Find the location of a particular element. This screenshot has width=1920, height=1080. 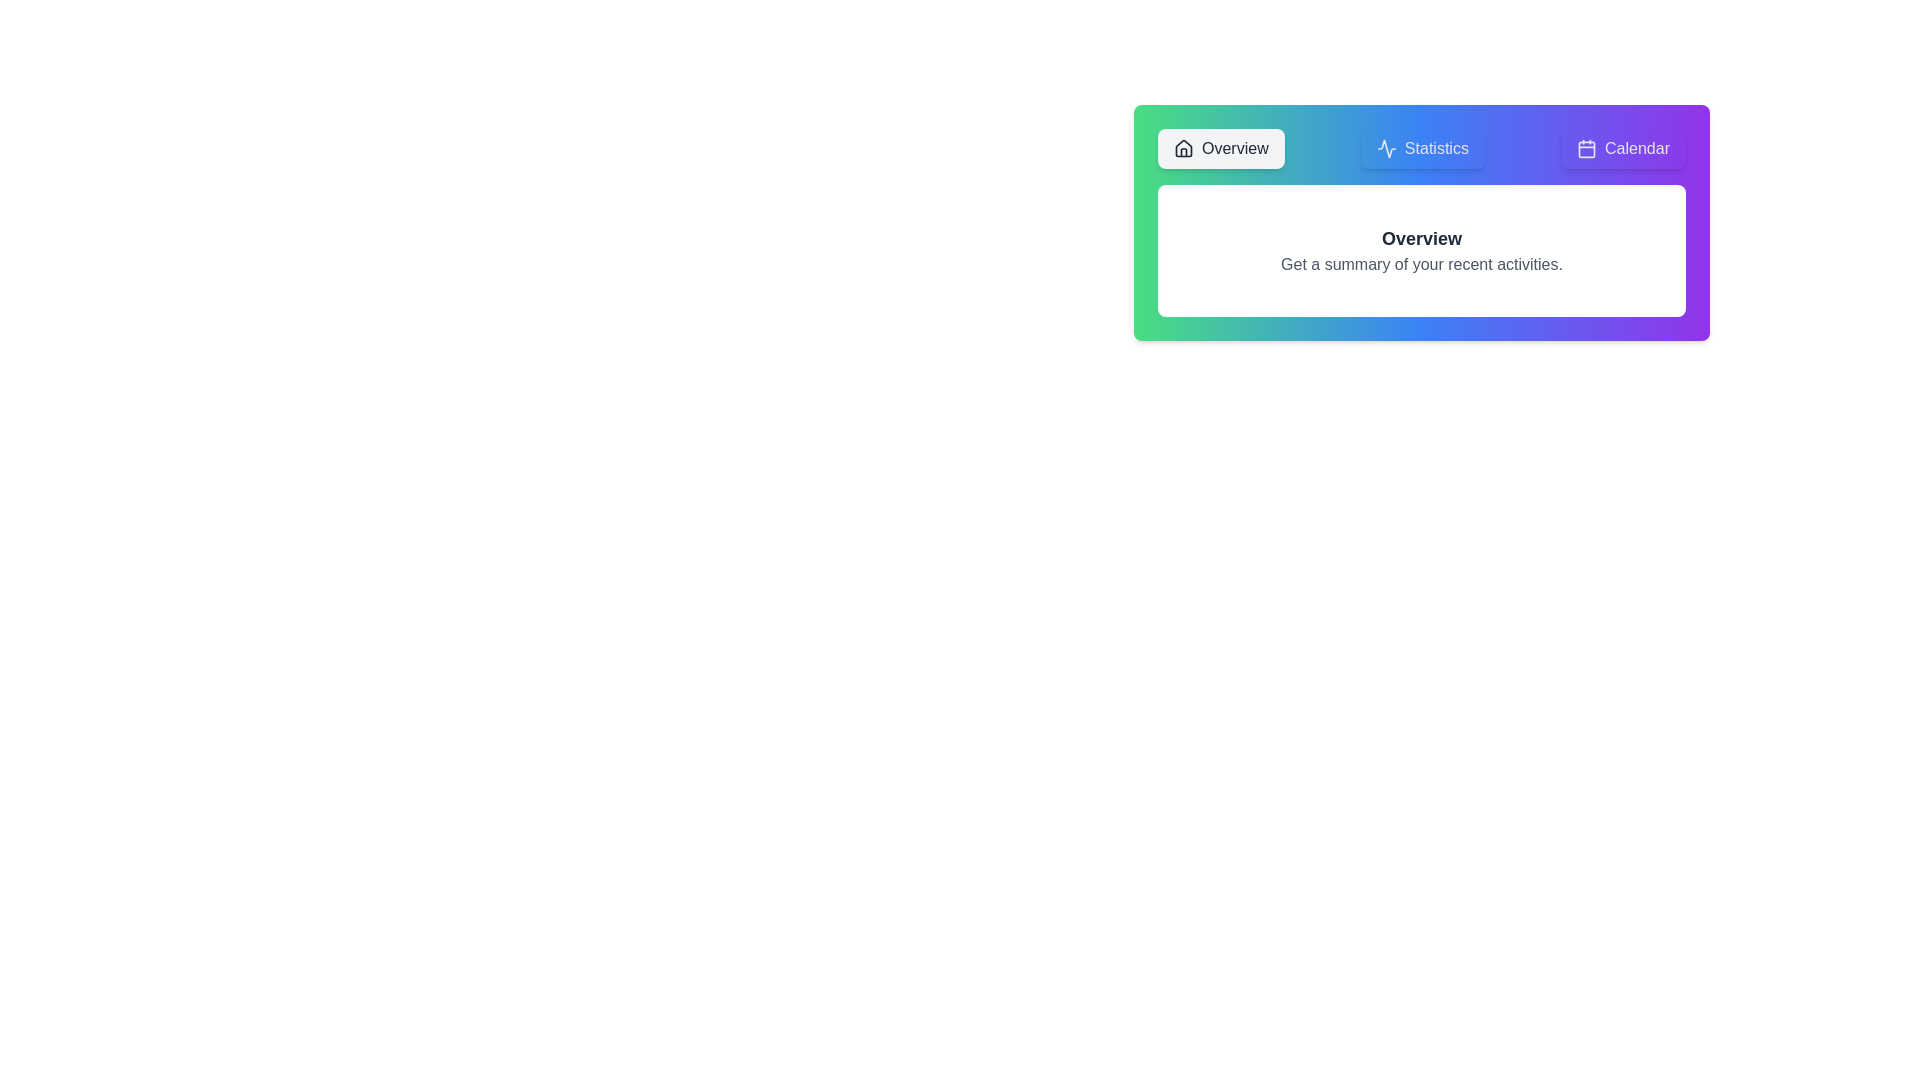

the tab labeled Calendar is located at coordinates (1622, 148).